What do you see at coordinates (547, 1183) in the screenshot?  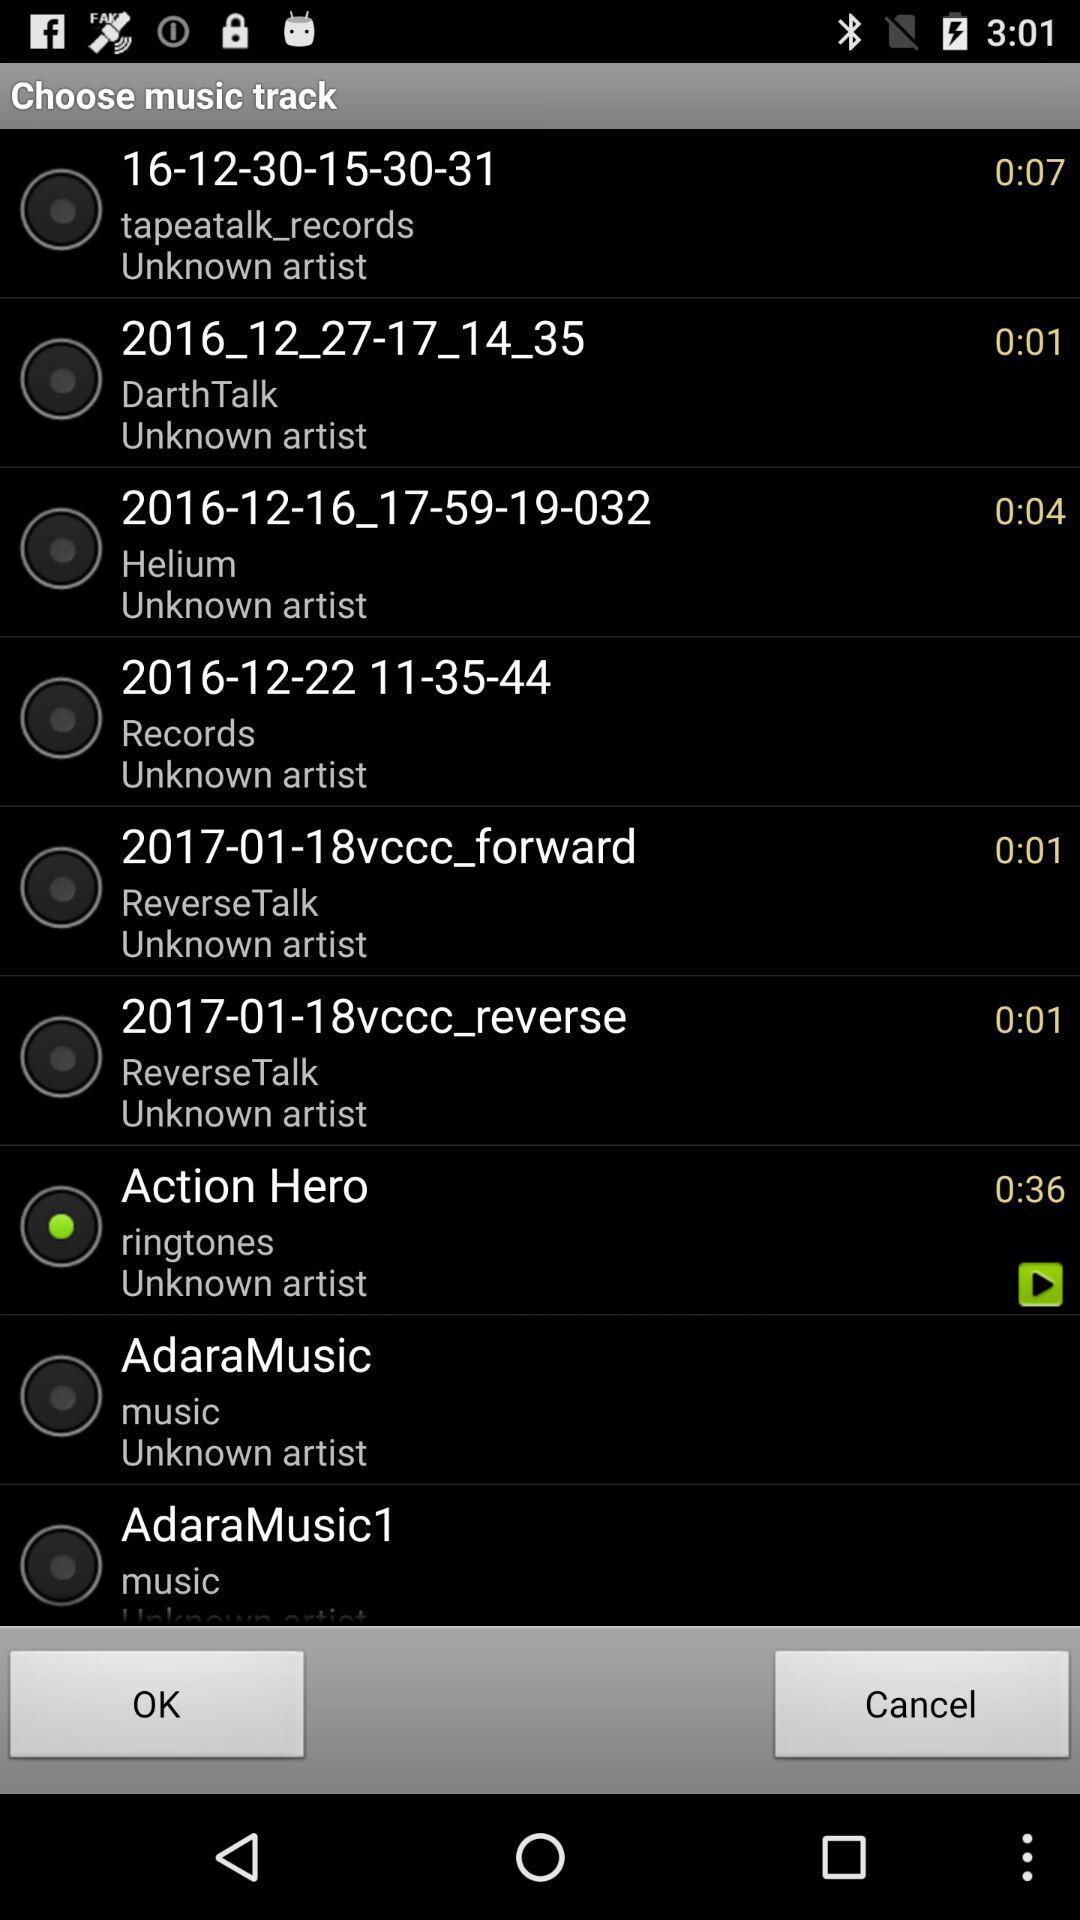 I see `the icon above the ringtones` at bounding box center [547, 1183].